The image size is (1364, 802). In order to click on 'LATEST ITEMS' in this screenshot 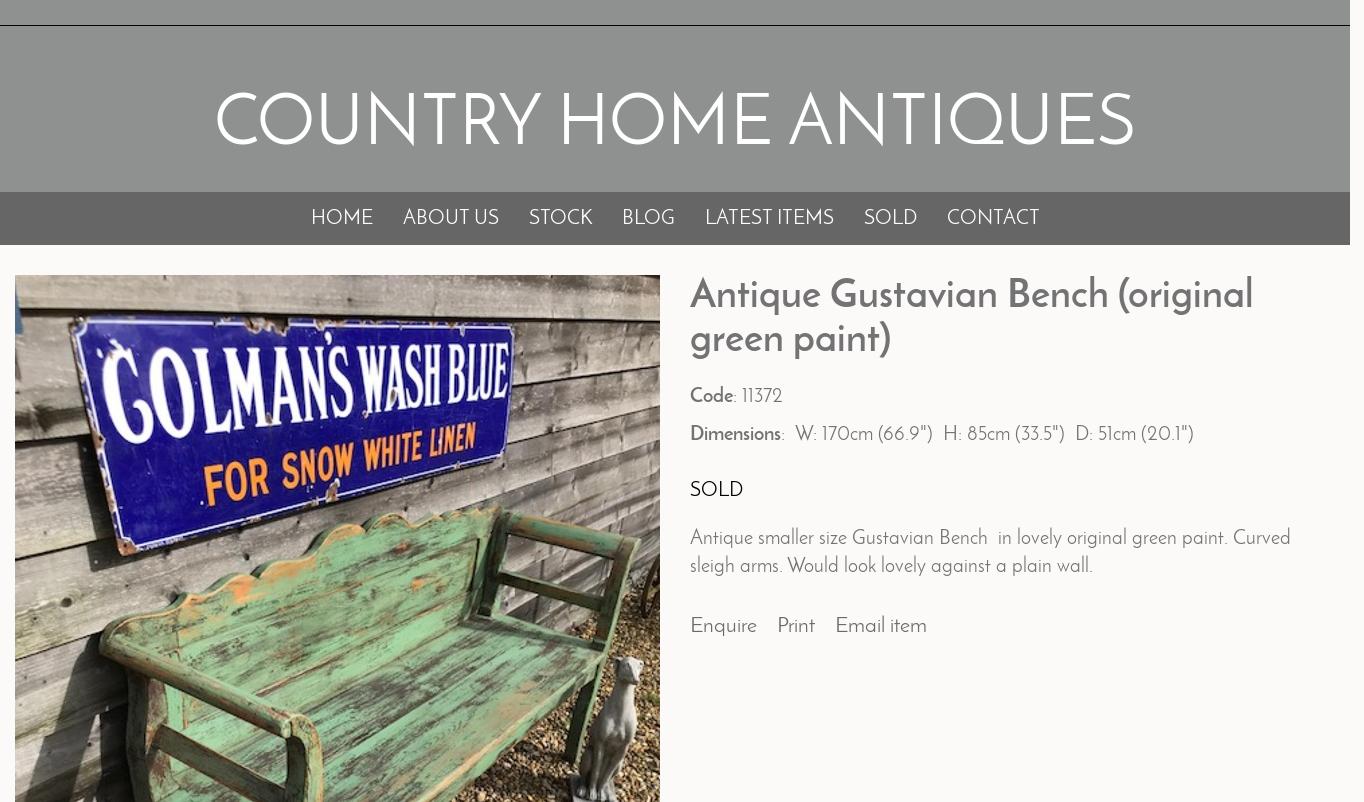, I will do `click(767, 218)`.